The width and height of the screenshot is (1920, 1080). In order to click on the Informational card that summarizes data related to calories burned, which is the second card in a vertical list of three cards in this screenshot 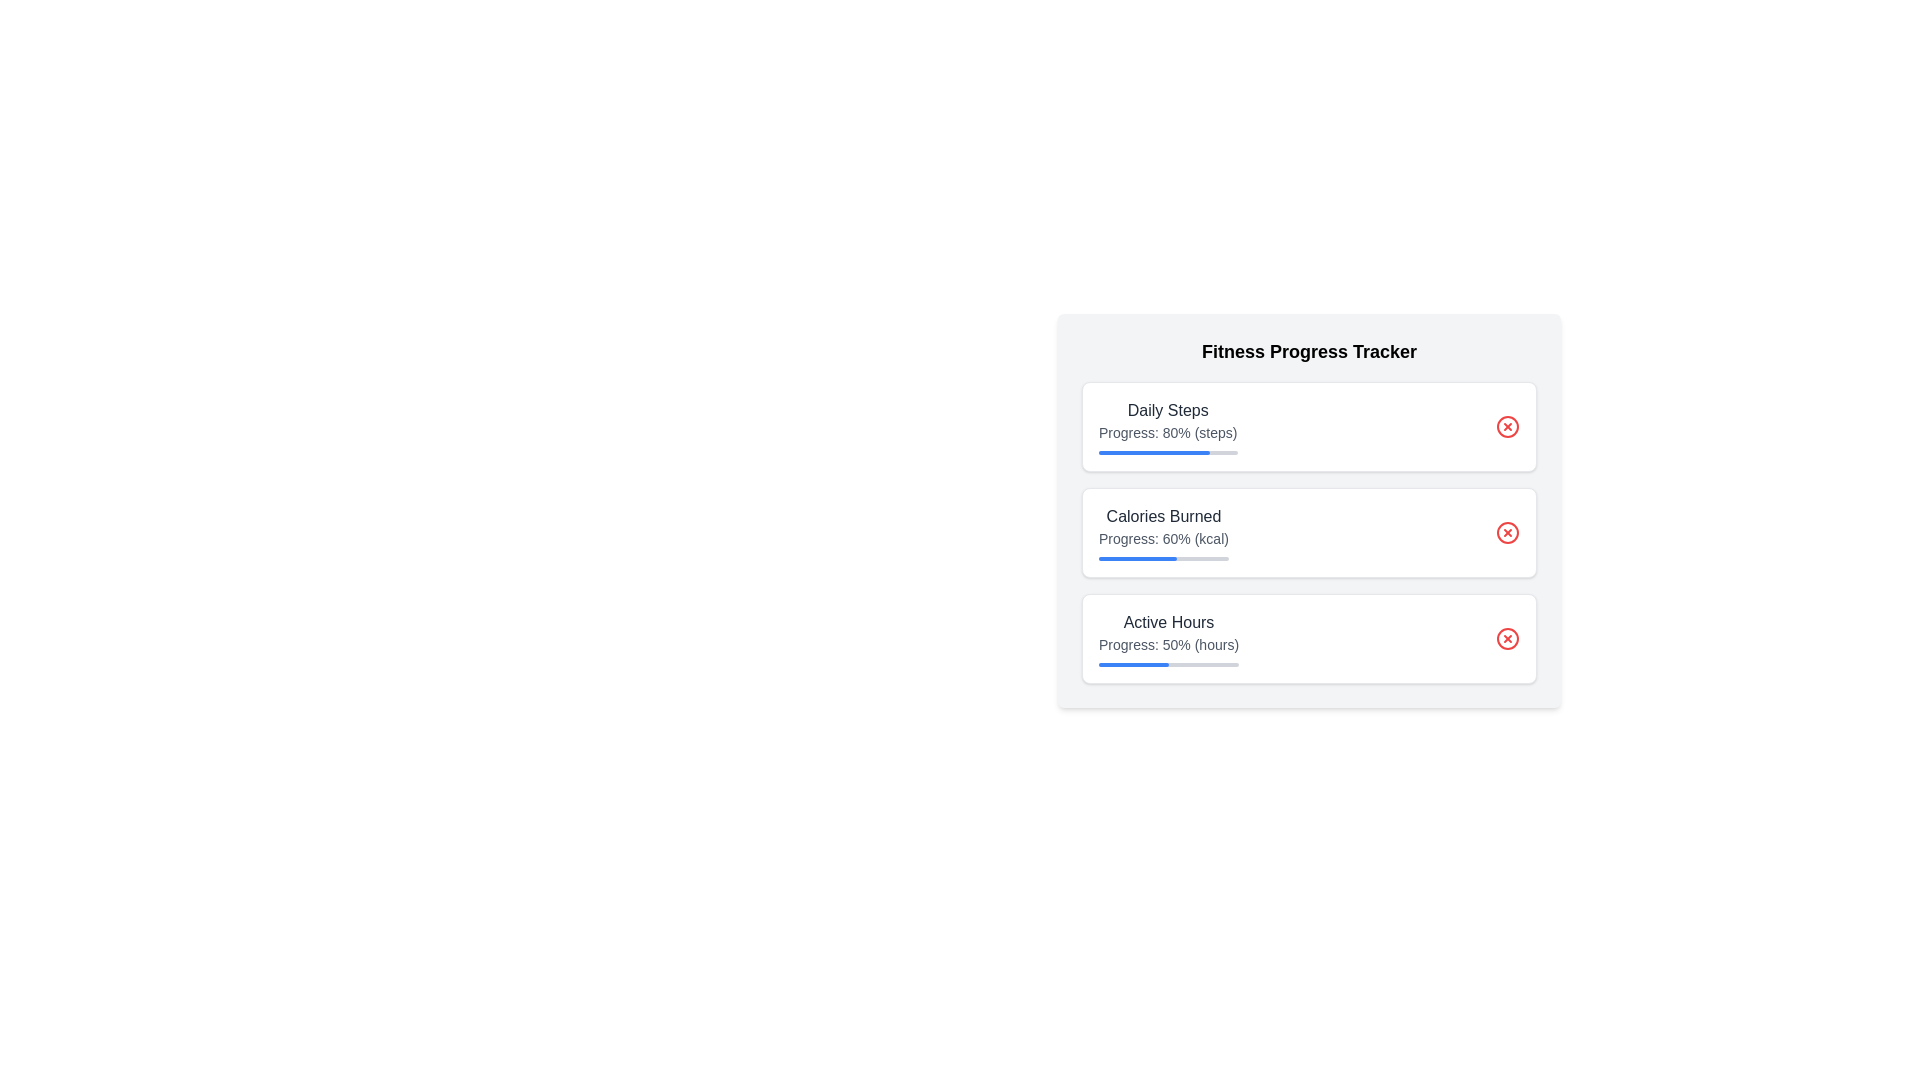, I will do `click(1309, 531)`.